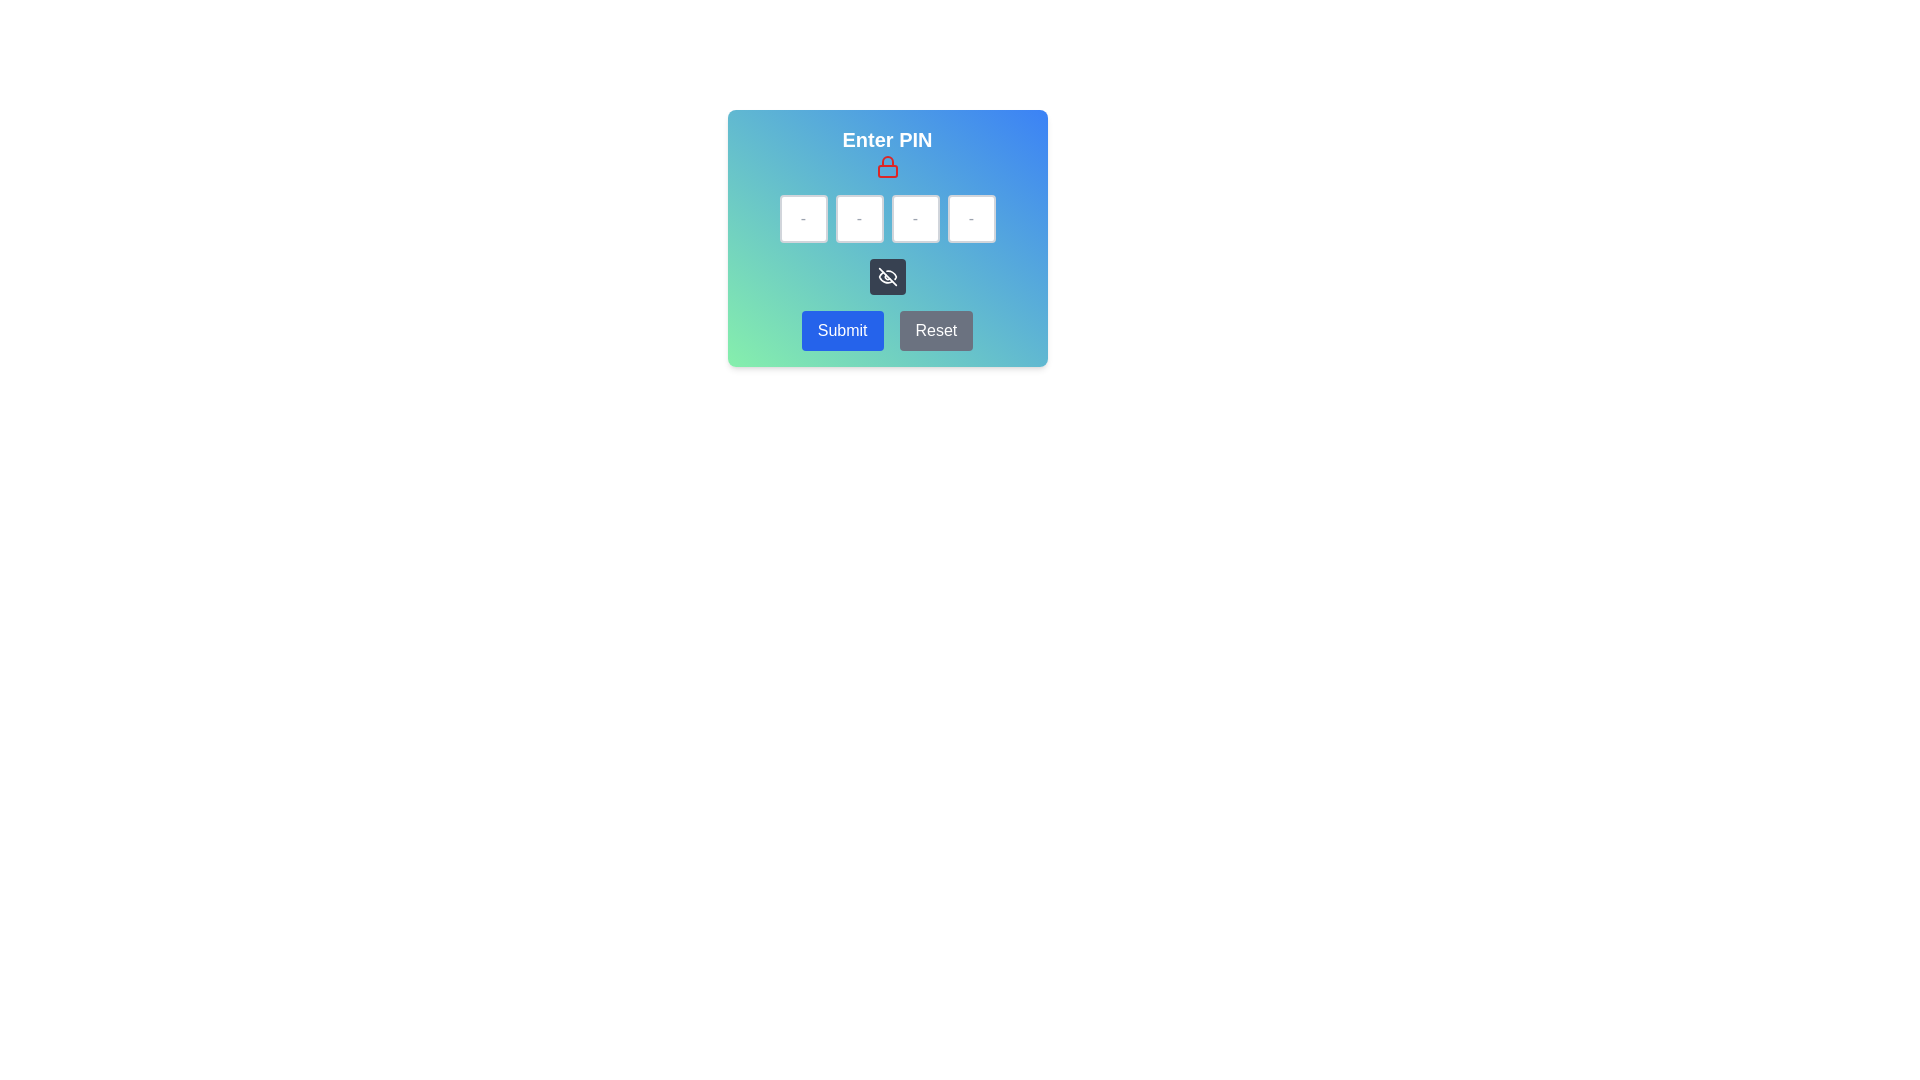 The width and height of the screenshot is (1920, 1080). Describe the element at coordinates (886, 170) in the screenshot. I see `the base of the lock icon, which signifies security in the PIN entry interface, located beneath the 'Enter PIN' label` at that location.